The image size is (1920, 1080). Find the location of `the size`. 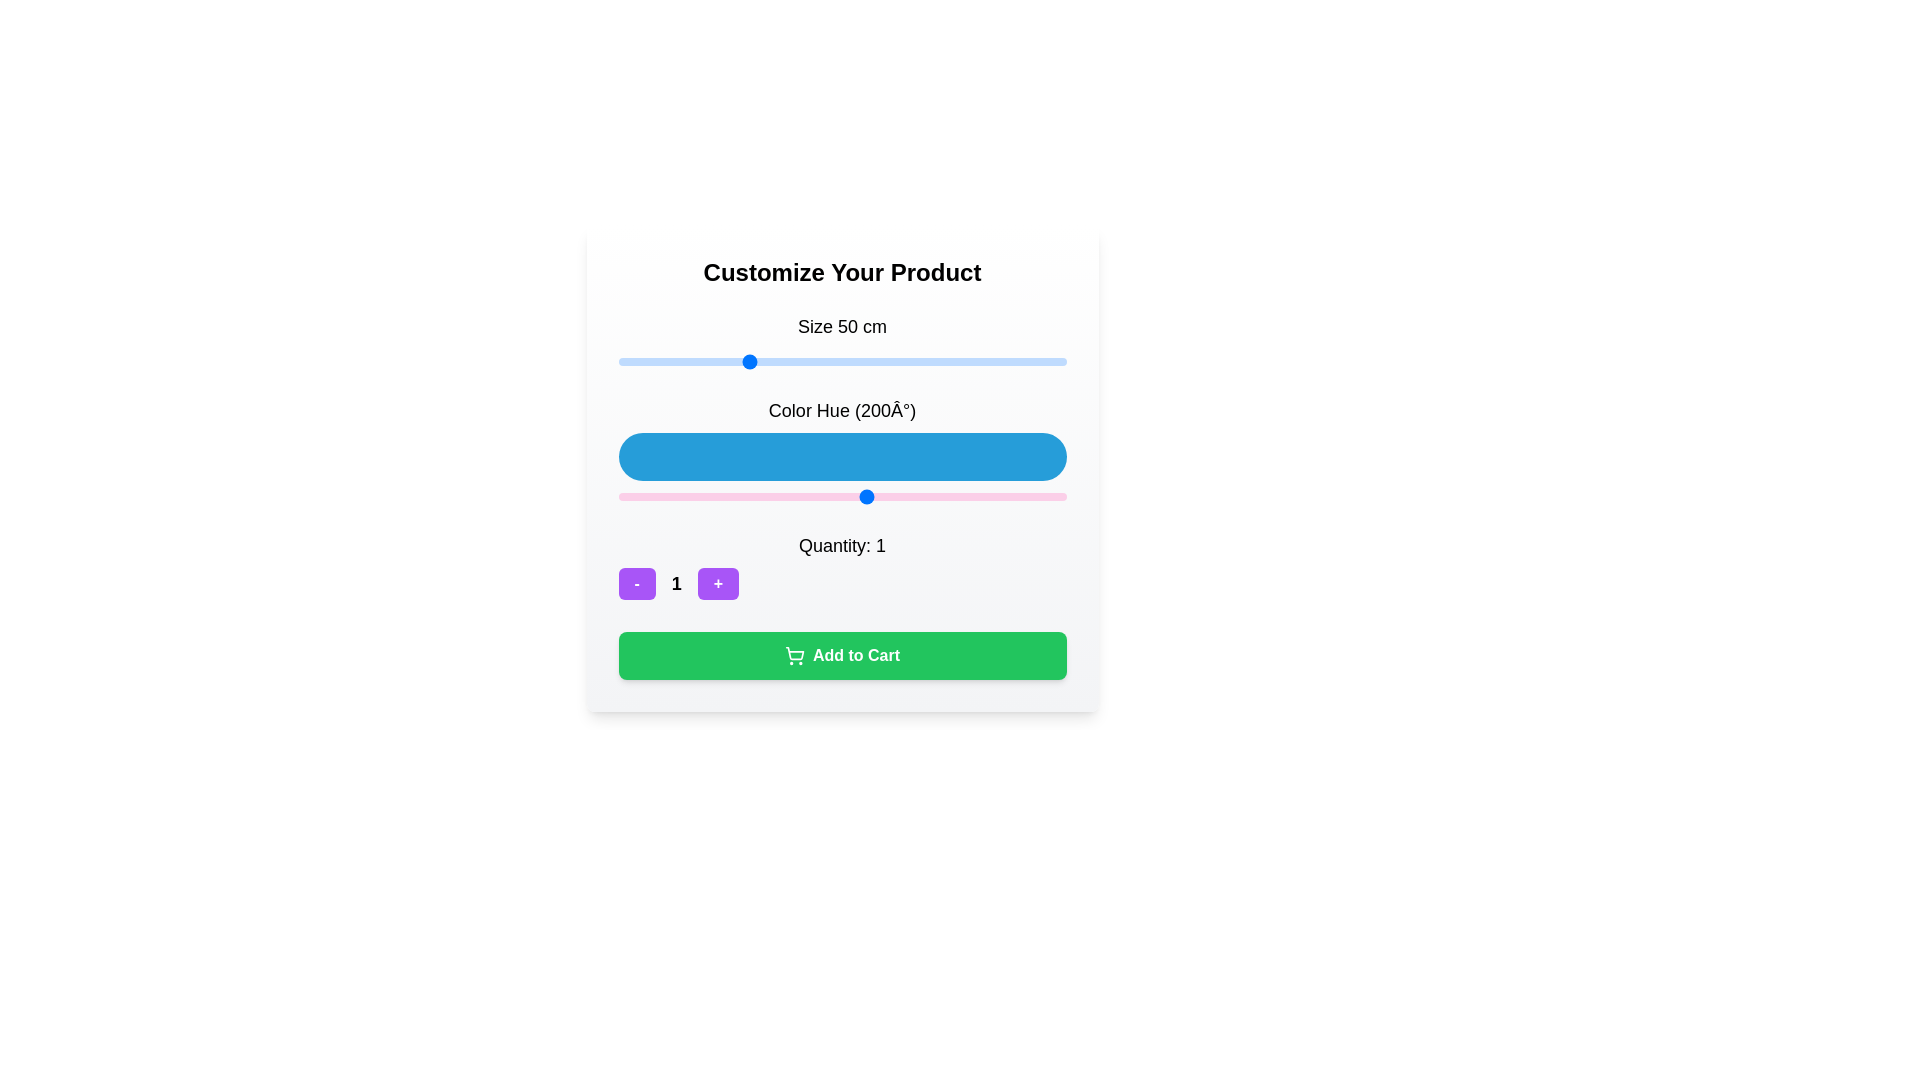

the size is located at coordinates (1008, 362).